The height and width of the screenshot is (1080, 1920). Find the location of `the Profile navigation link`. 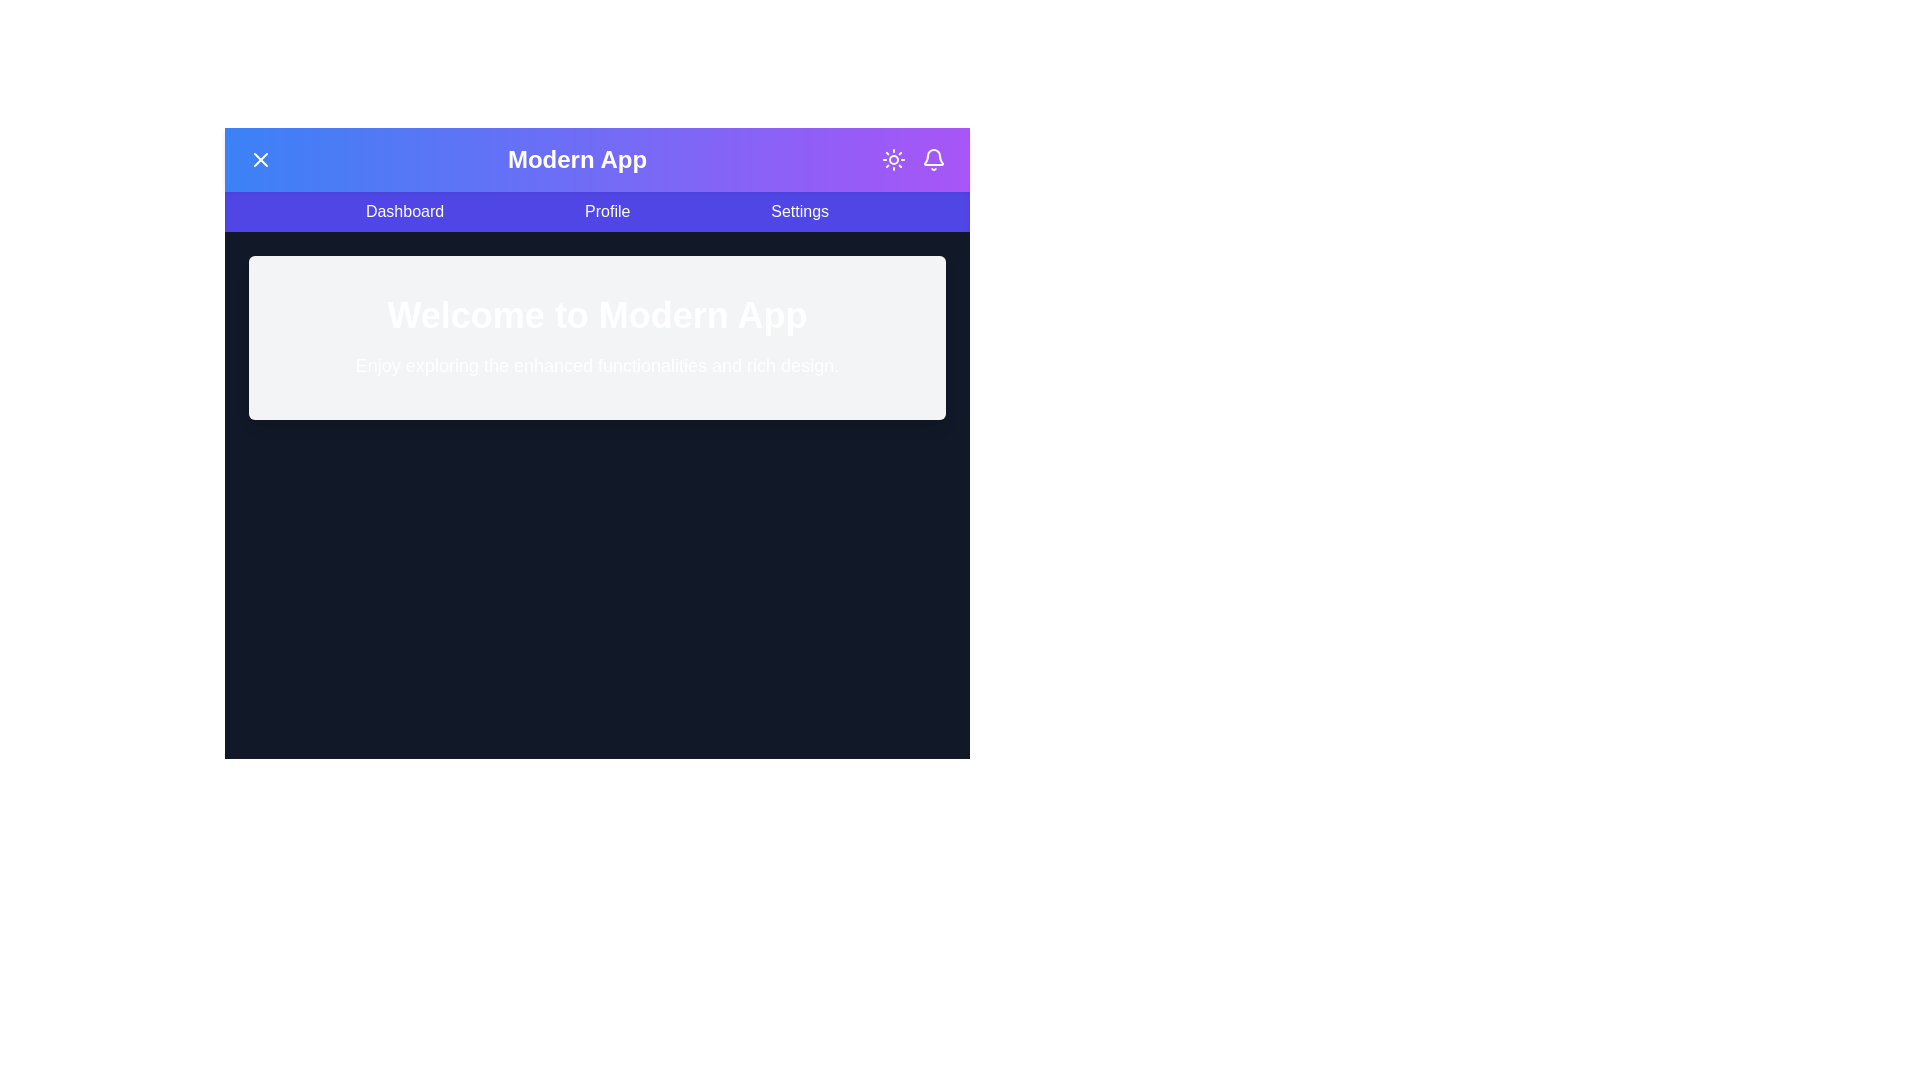

the Profile navigation link is located at coordinates (605, 212).